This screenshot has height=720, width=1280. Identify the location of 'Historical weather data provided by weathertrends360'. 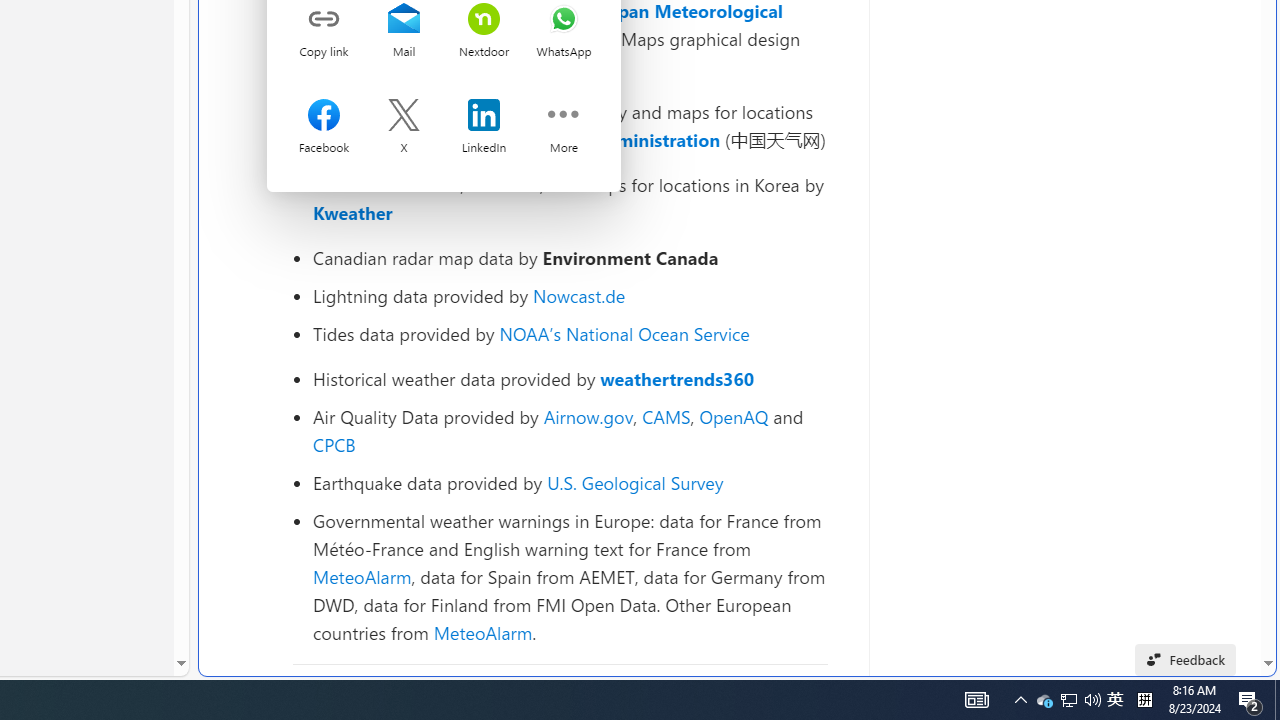
(569, 379).